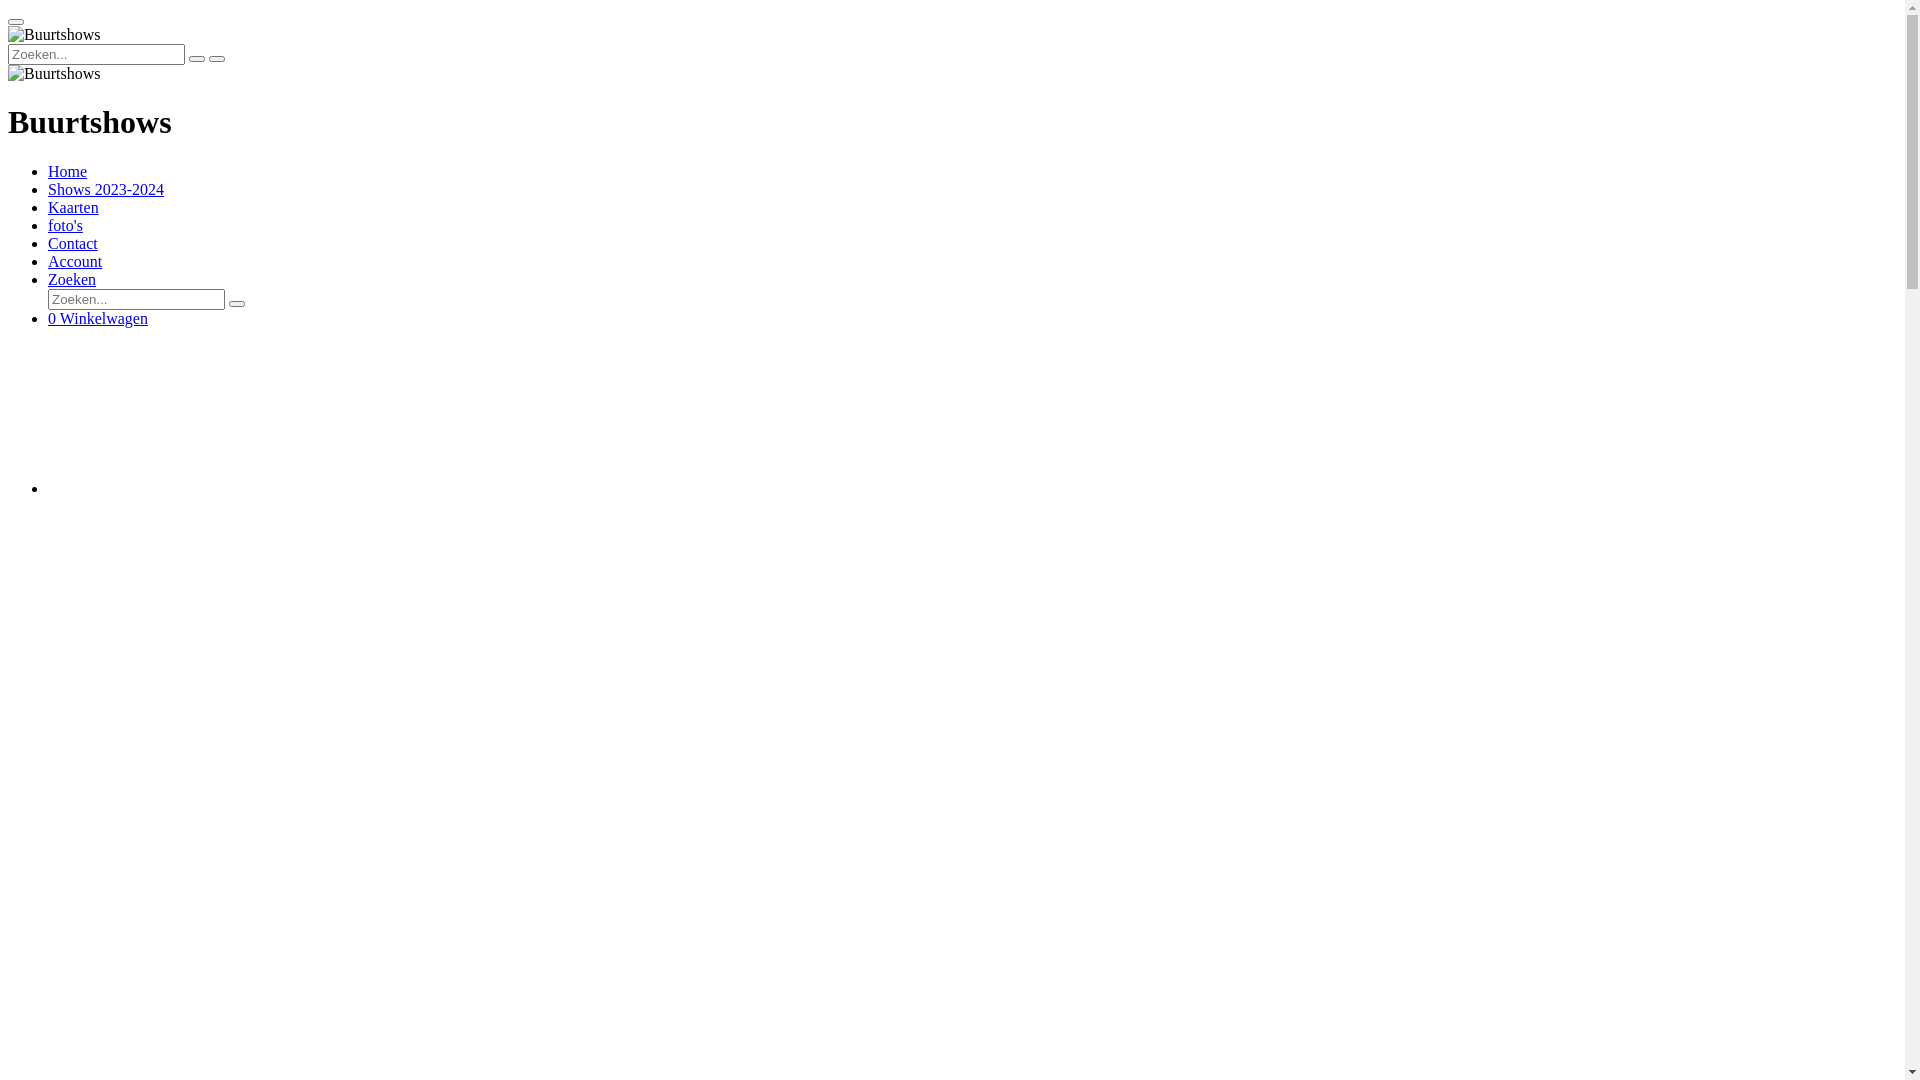 The height and width of the screenshot is (1080, 1920). I want to click on 'Account', so click(75, 260).